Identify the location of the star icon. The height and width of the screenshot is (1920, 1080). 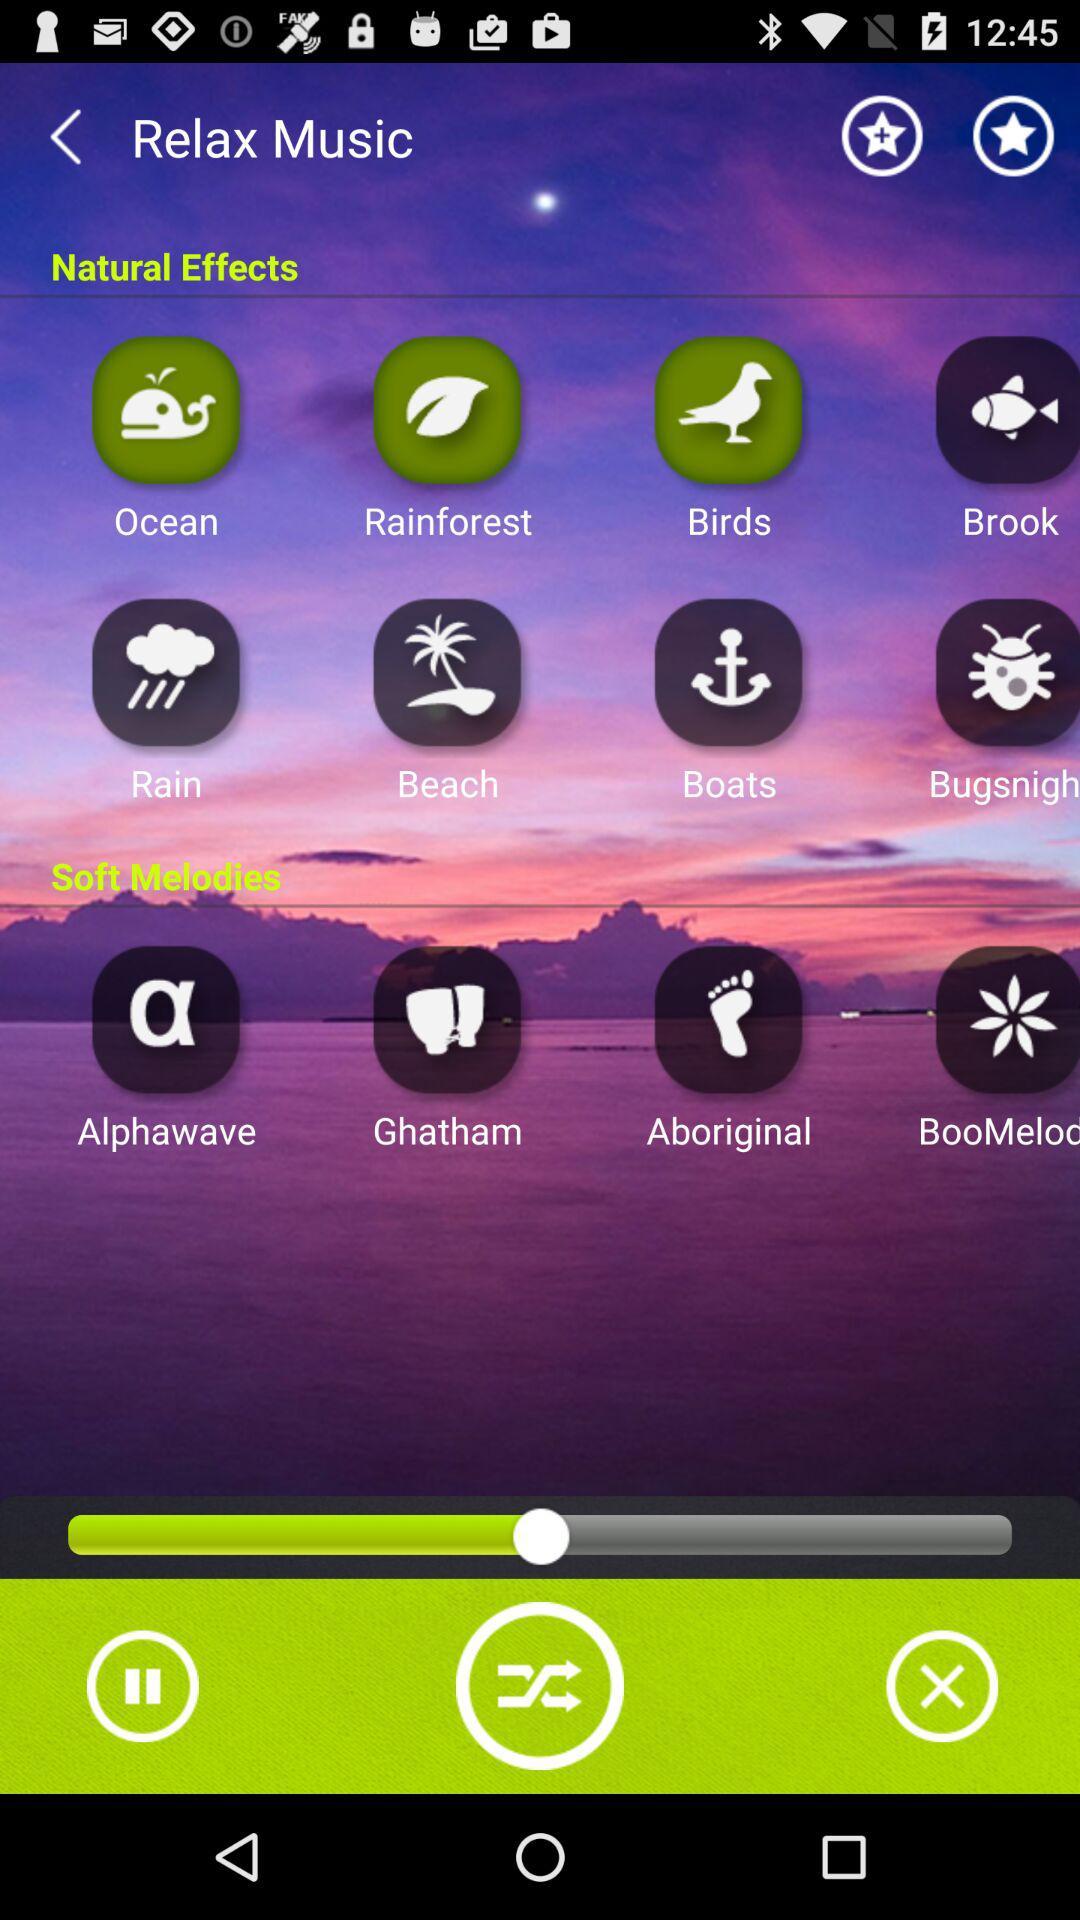
(882, 145).